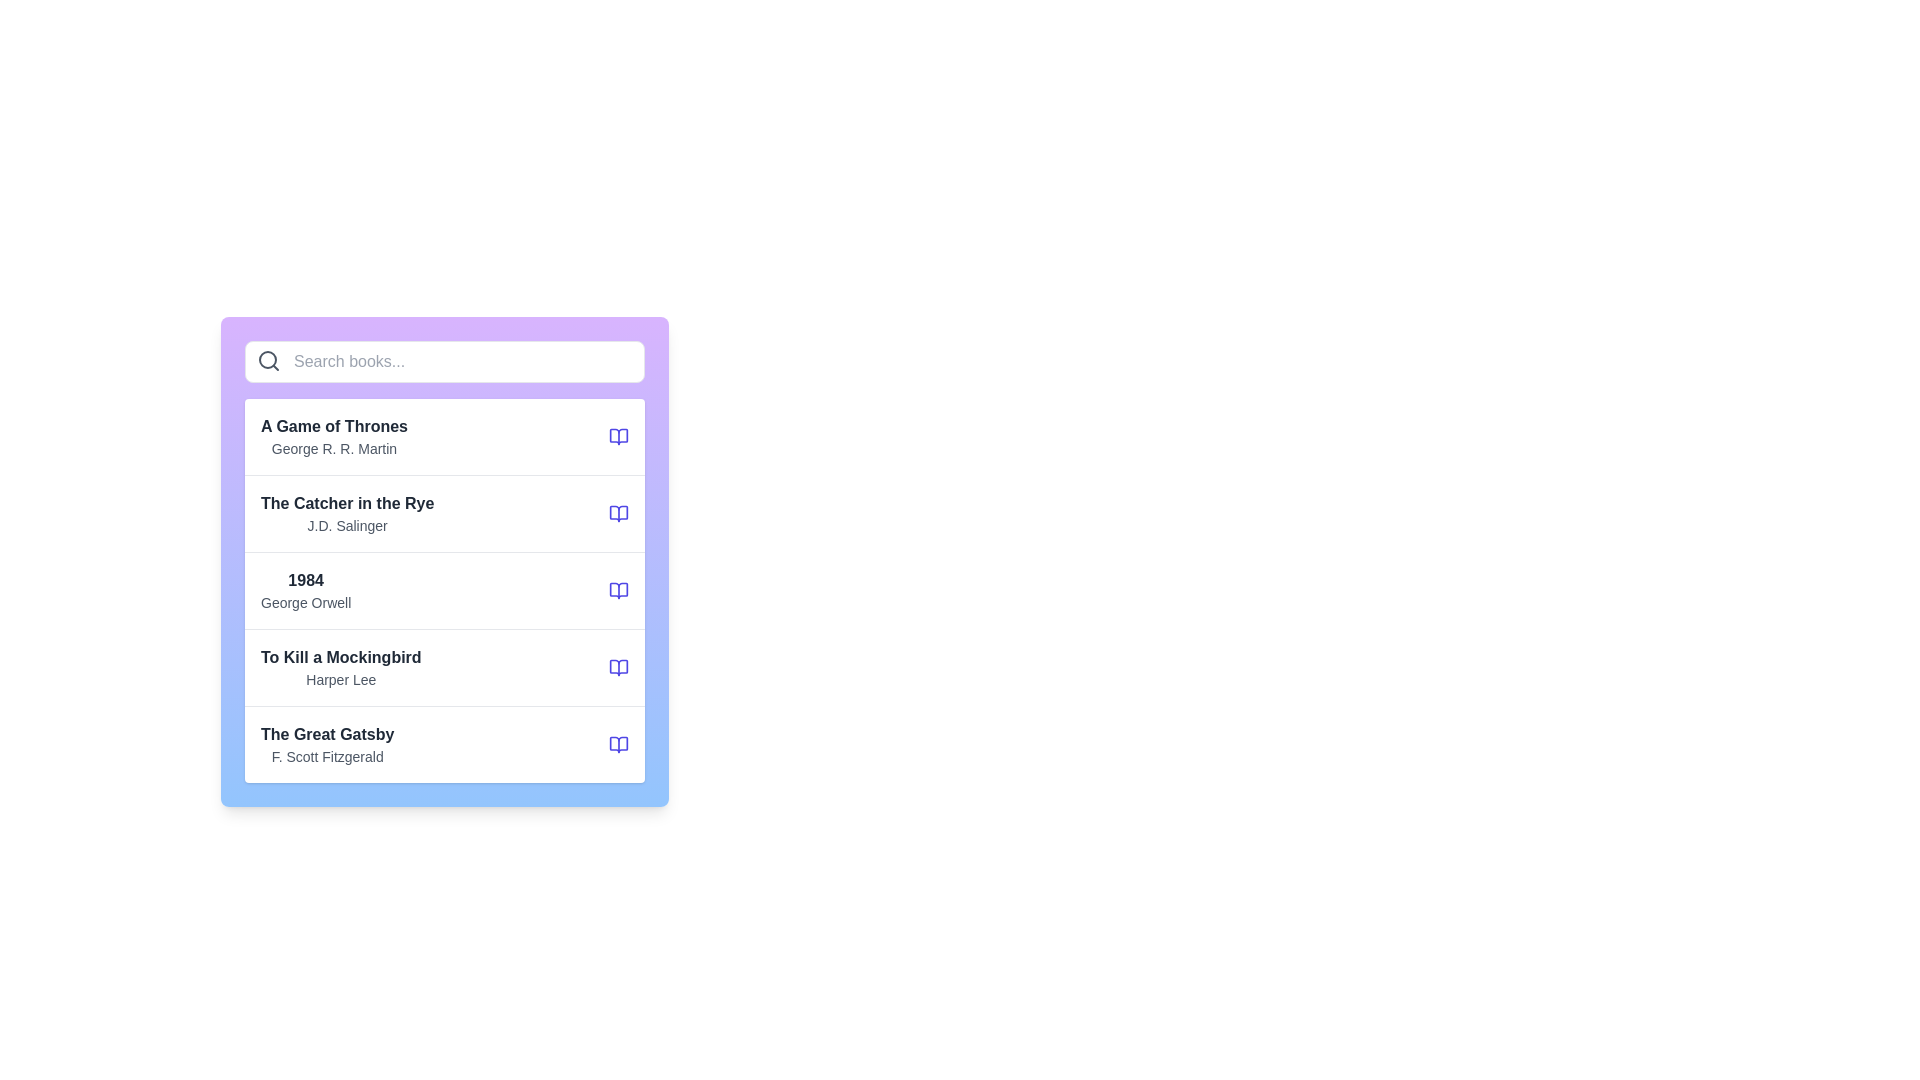  Describe the element at coordinates (327, 756) in the screenshot. I see `the Text Label displaying 'F. Scott Fitzgerald', which is located beneath 'The Great Gatsby' in the interface` at that location.